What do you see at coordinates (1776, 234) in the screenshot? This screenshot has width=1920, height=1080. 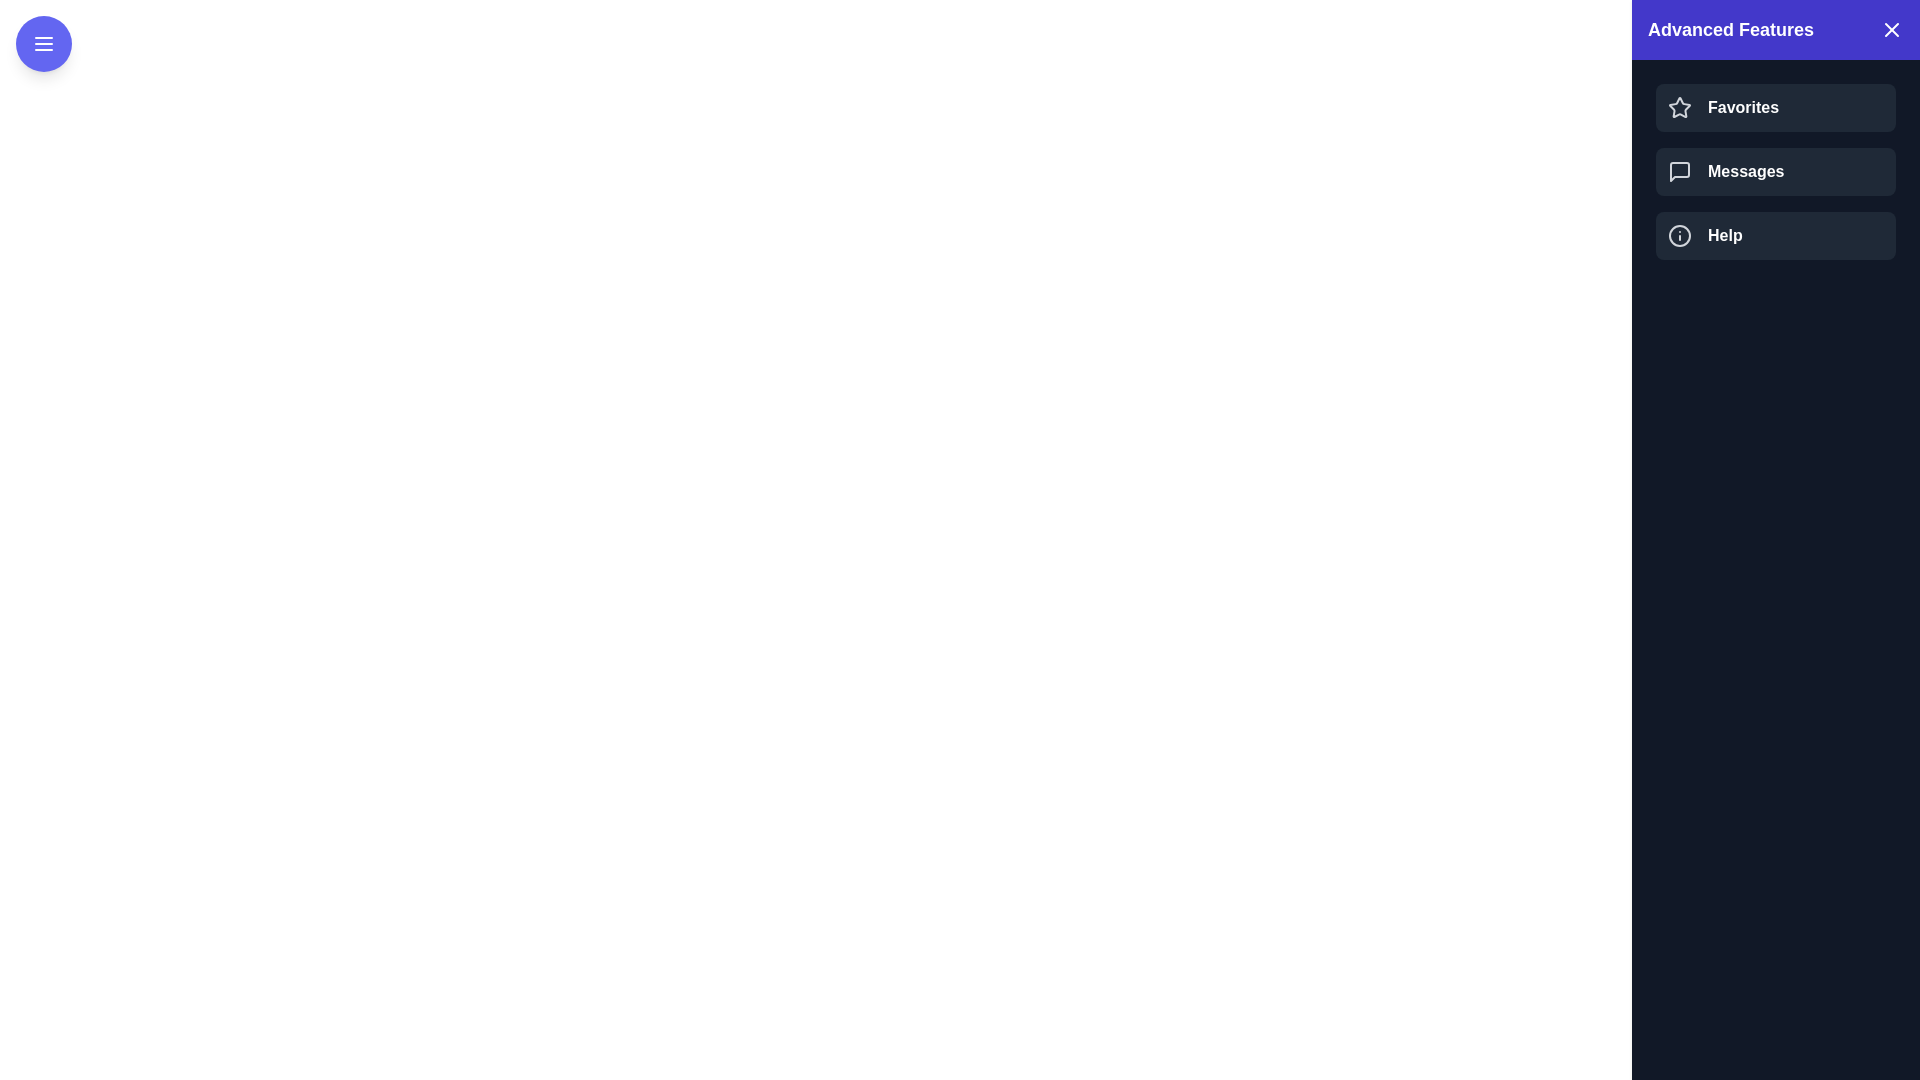 I see `the Help in the drawer by clicking it` at bounding box center [1776, 234].